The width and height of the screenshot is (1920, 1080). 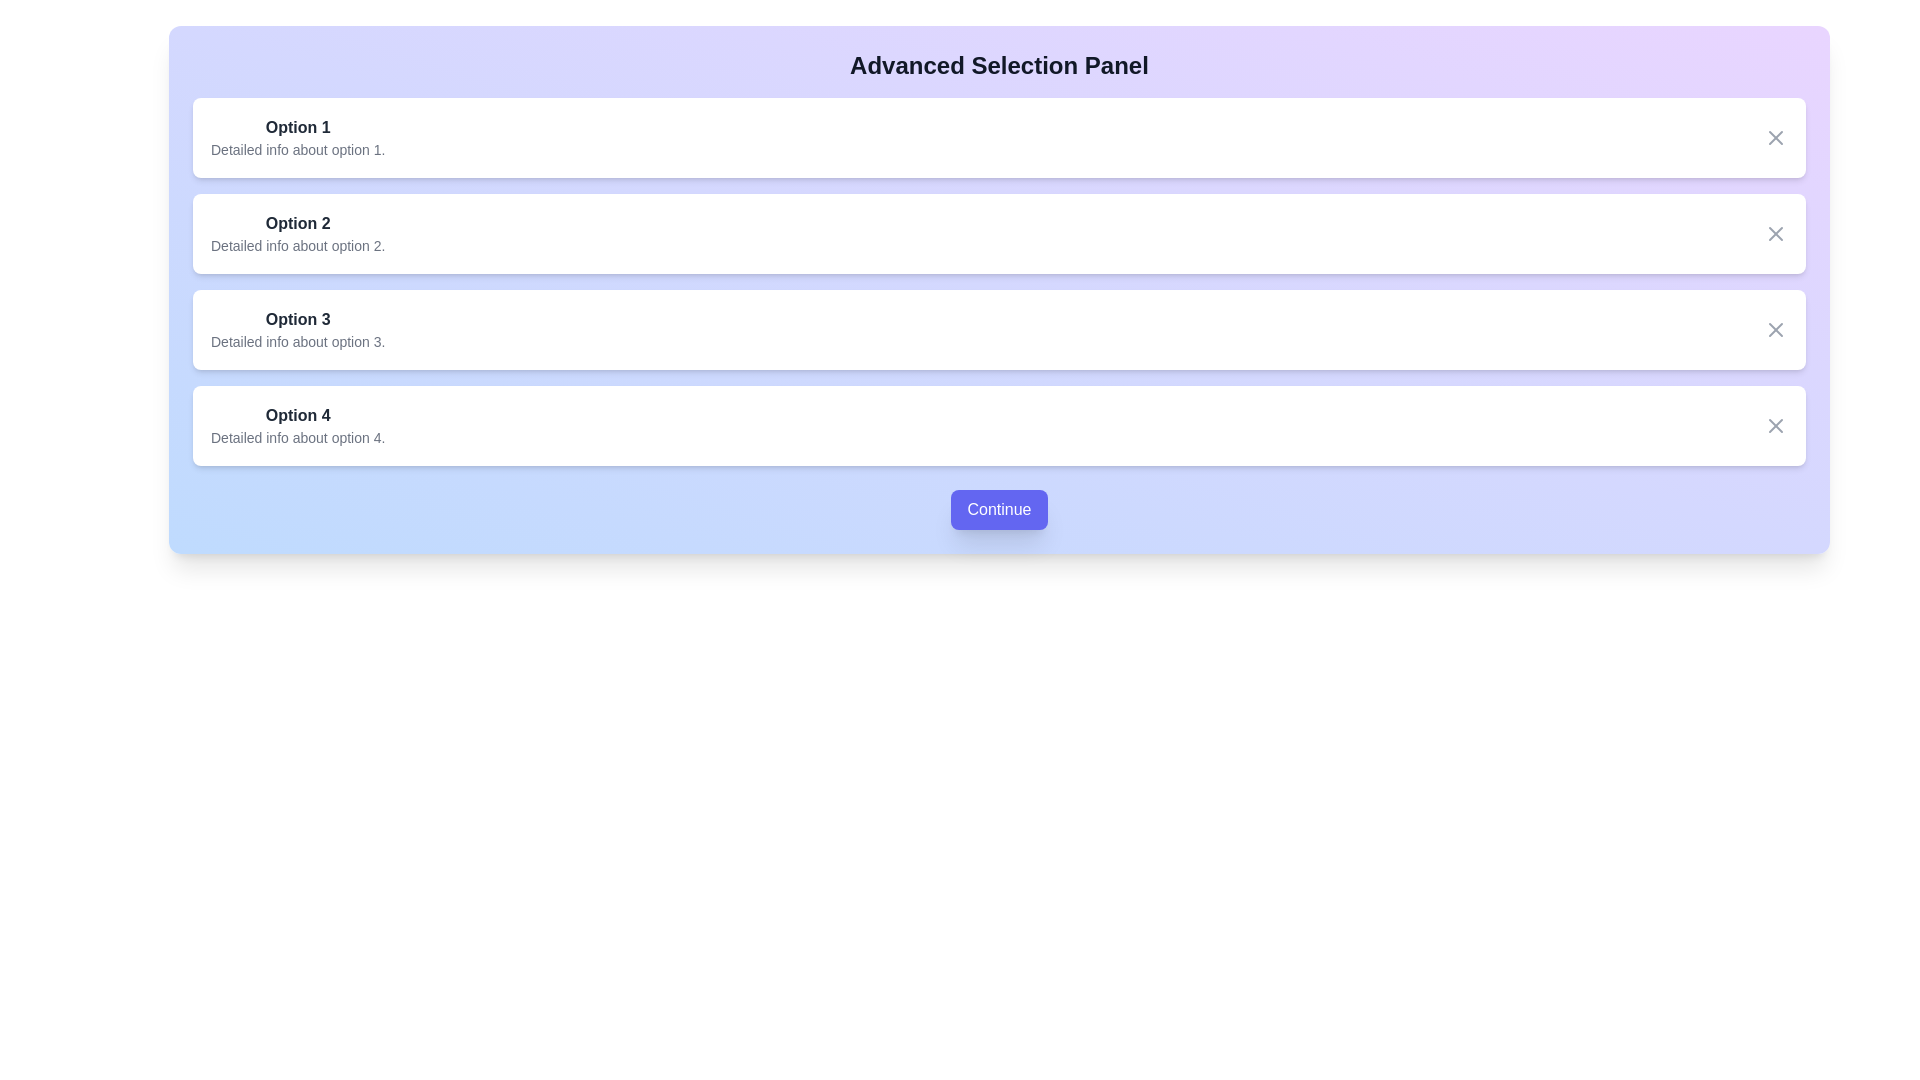 What do you see at coordinates (1776, 233) in the screenshot?
I see `the small circular button with an 'X' icon, located at the far right edge of the 'Option 2' card` at bounding box center [1776, 233].